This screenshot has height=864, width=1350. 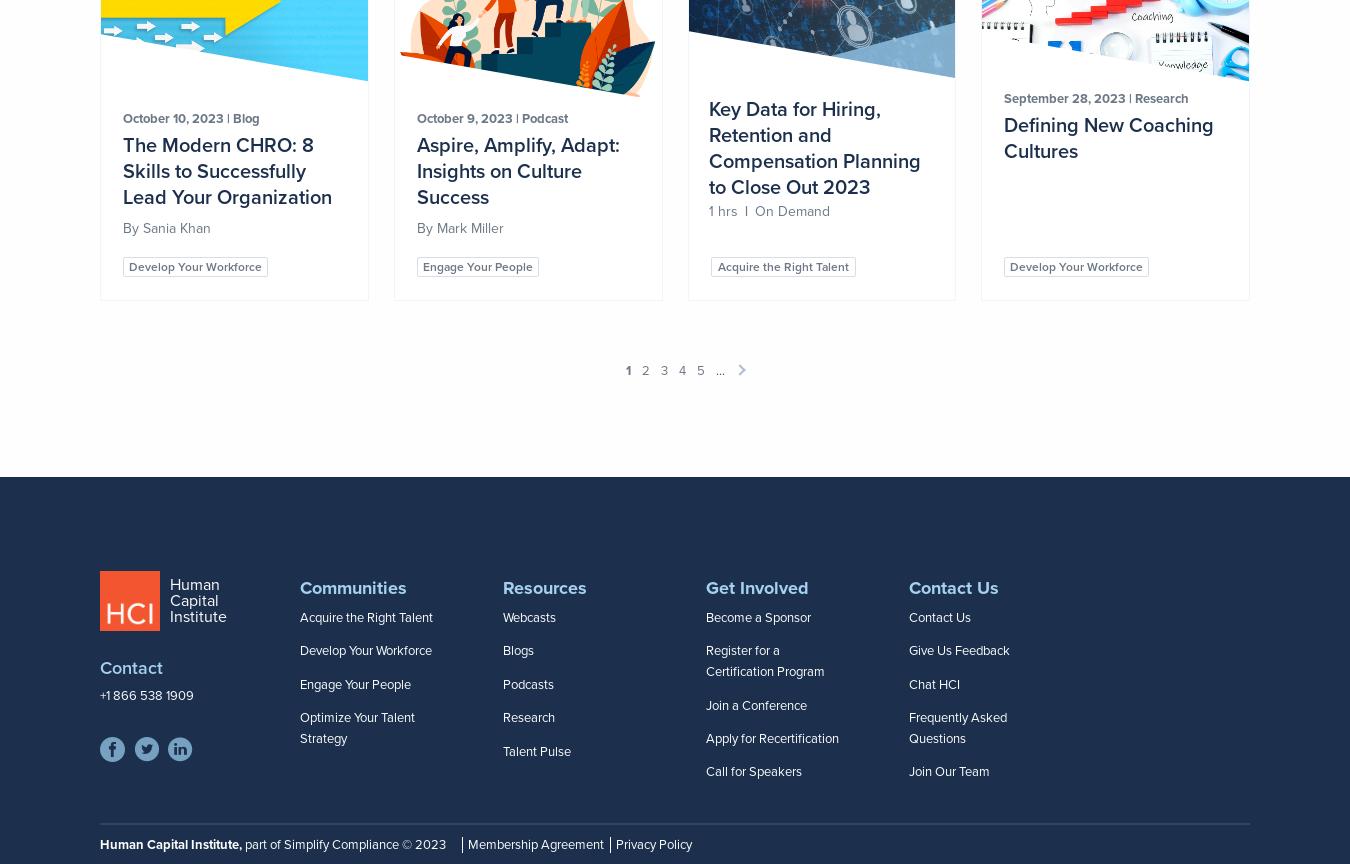 What do you see at coordinates (415, 171) in the screenshot?
I see `'Aspire, Amplify, Adapt: Insights on Culture Success'` at bounding box center [415, 171].